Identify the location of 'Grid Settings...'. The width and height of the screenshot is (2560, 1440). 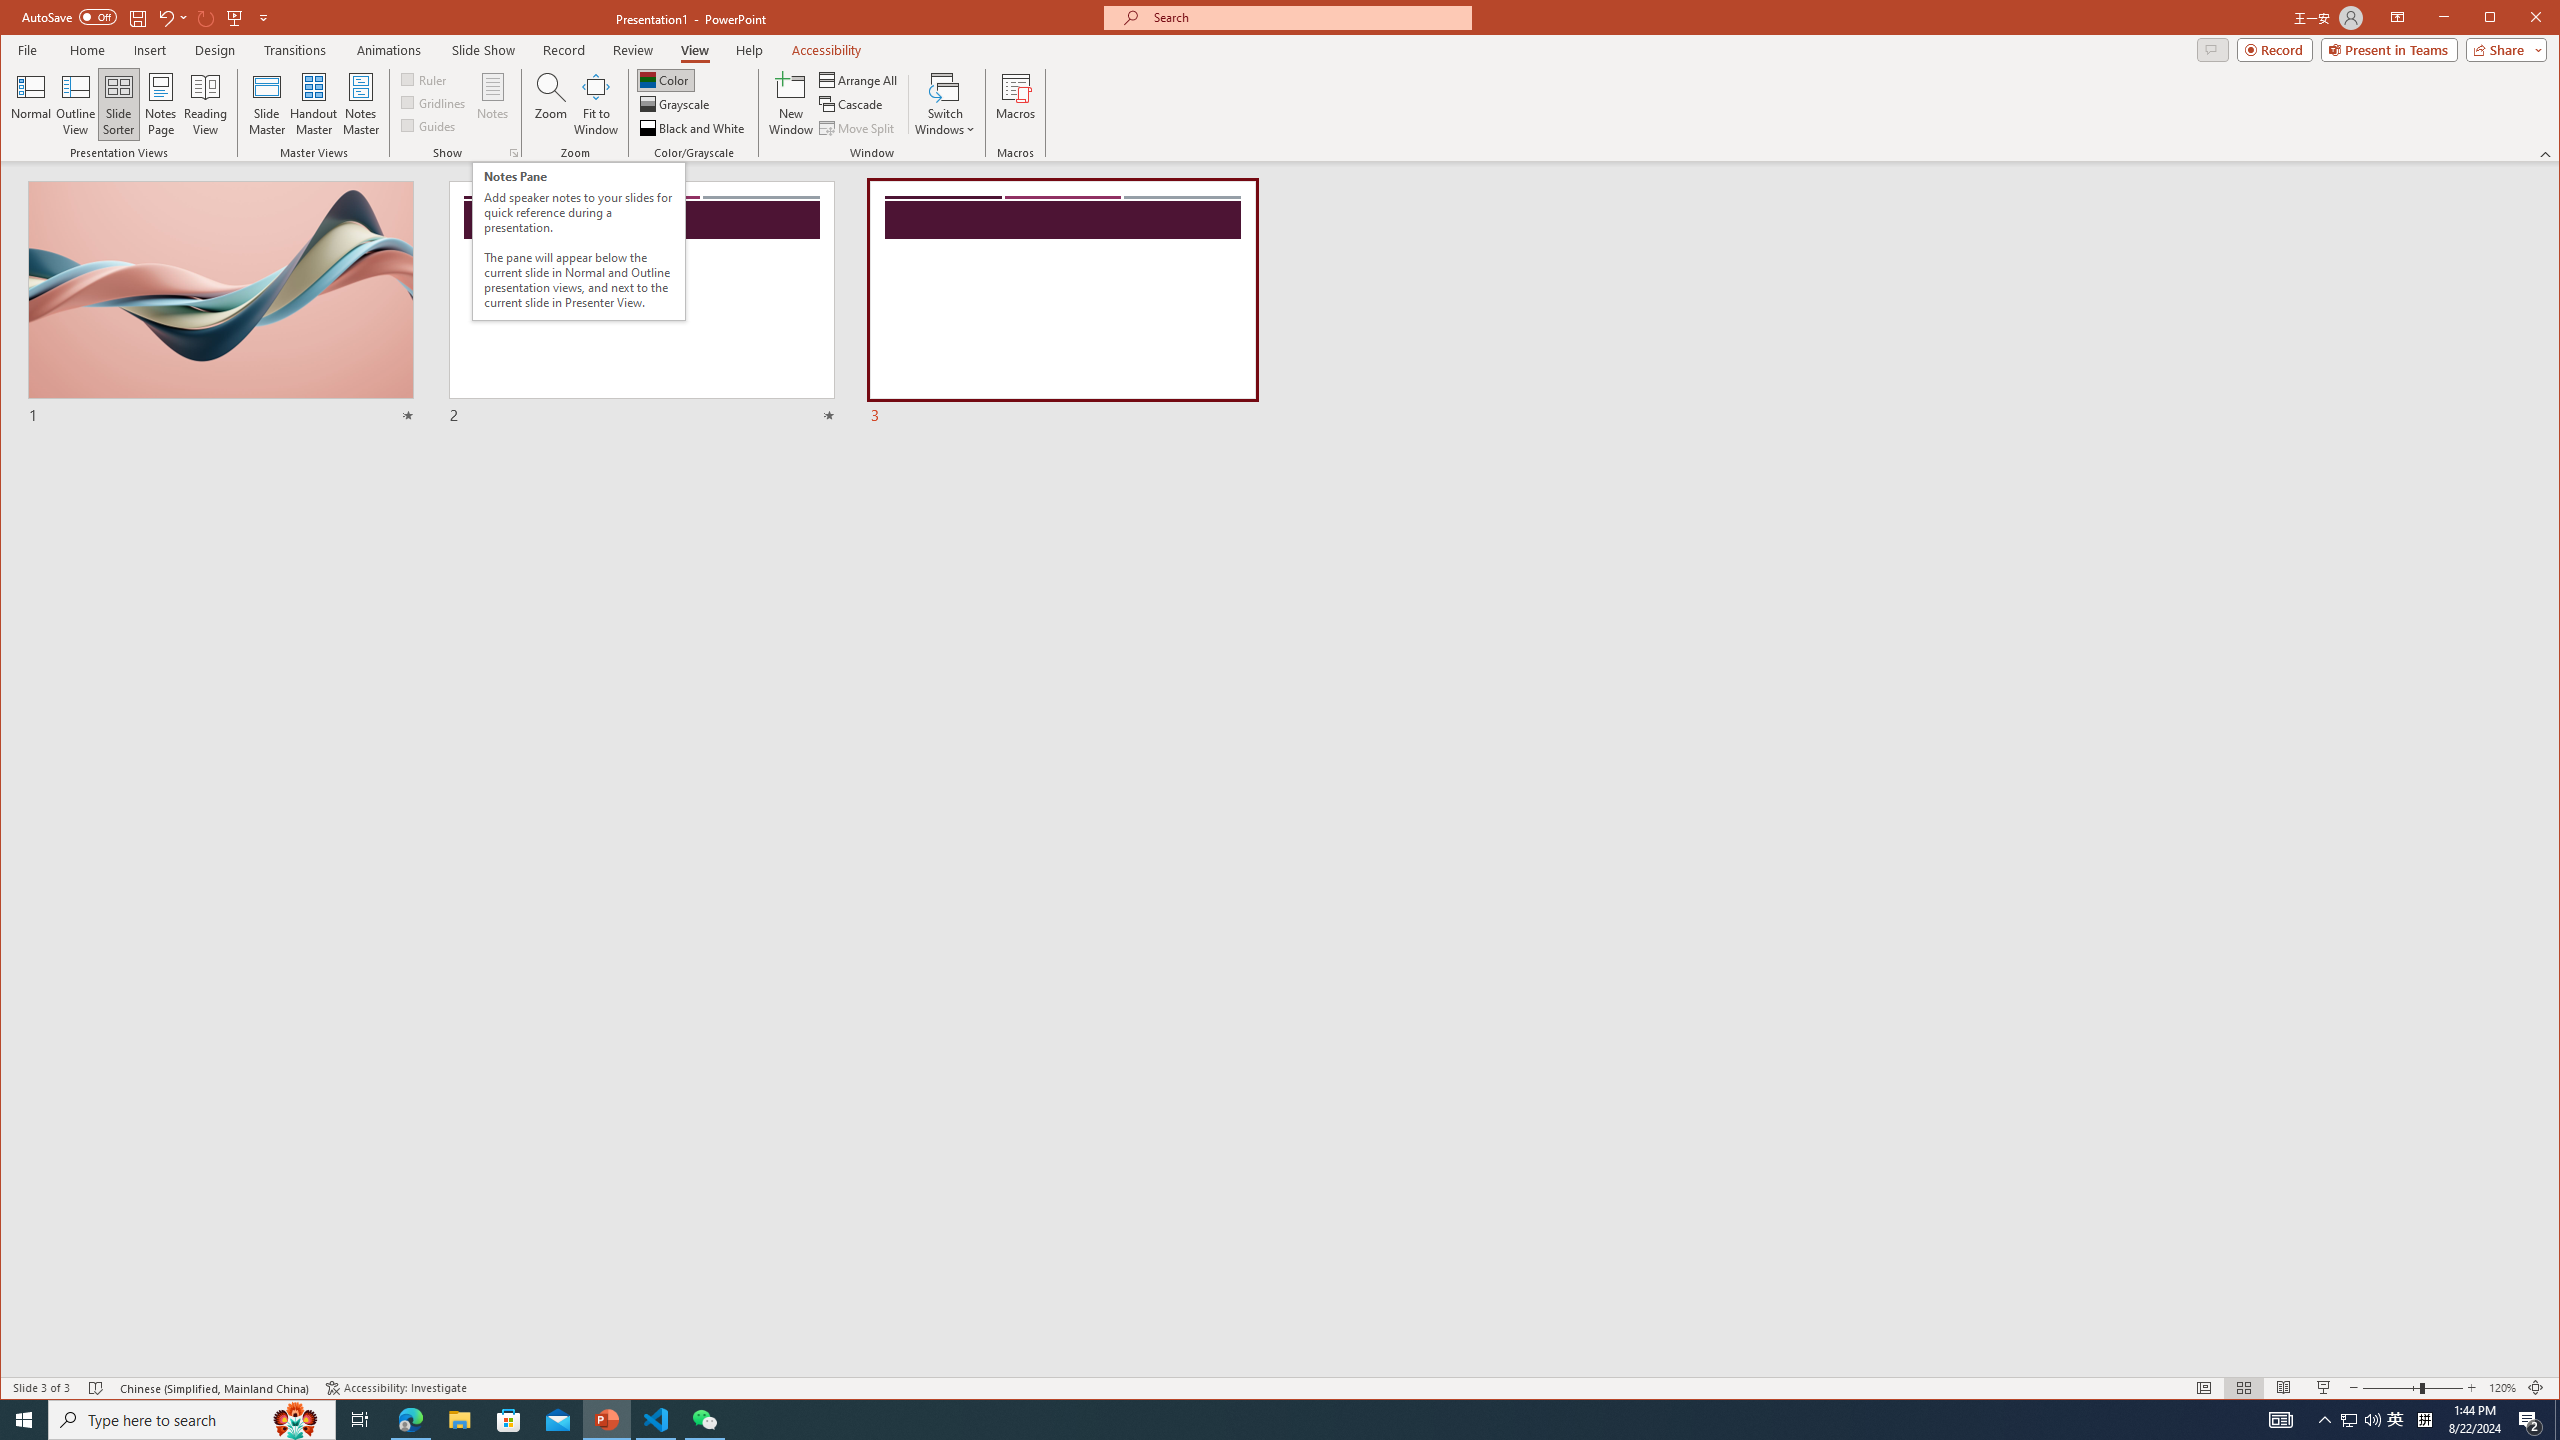
(513, 153).